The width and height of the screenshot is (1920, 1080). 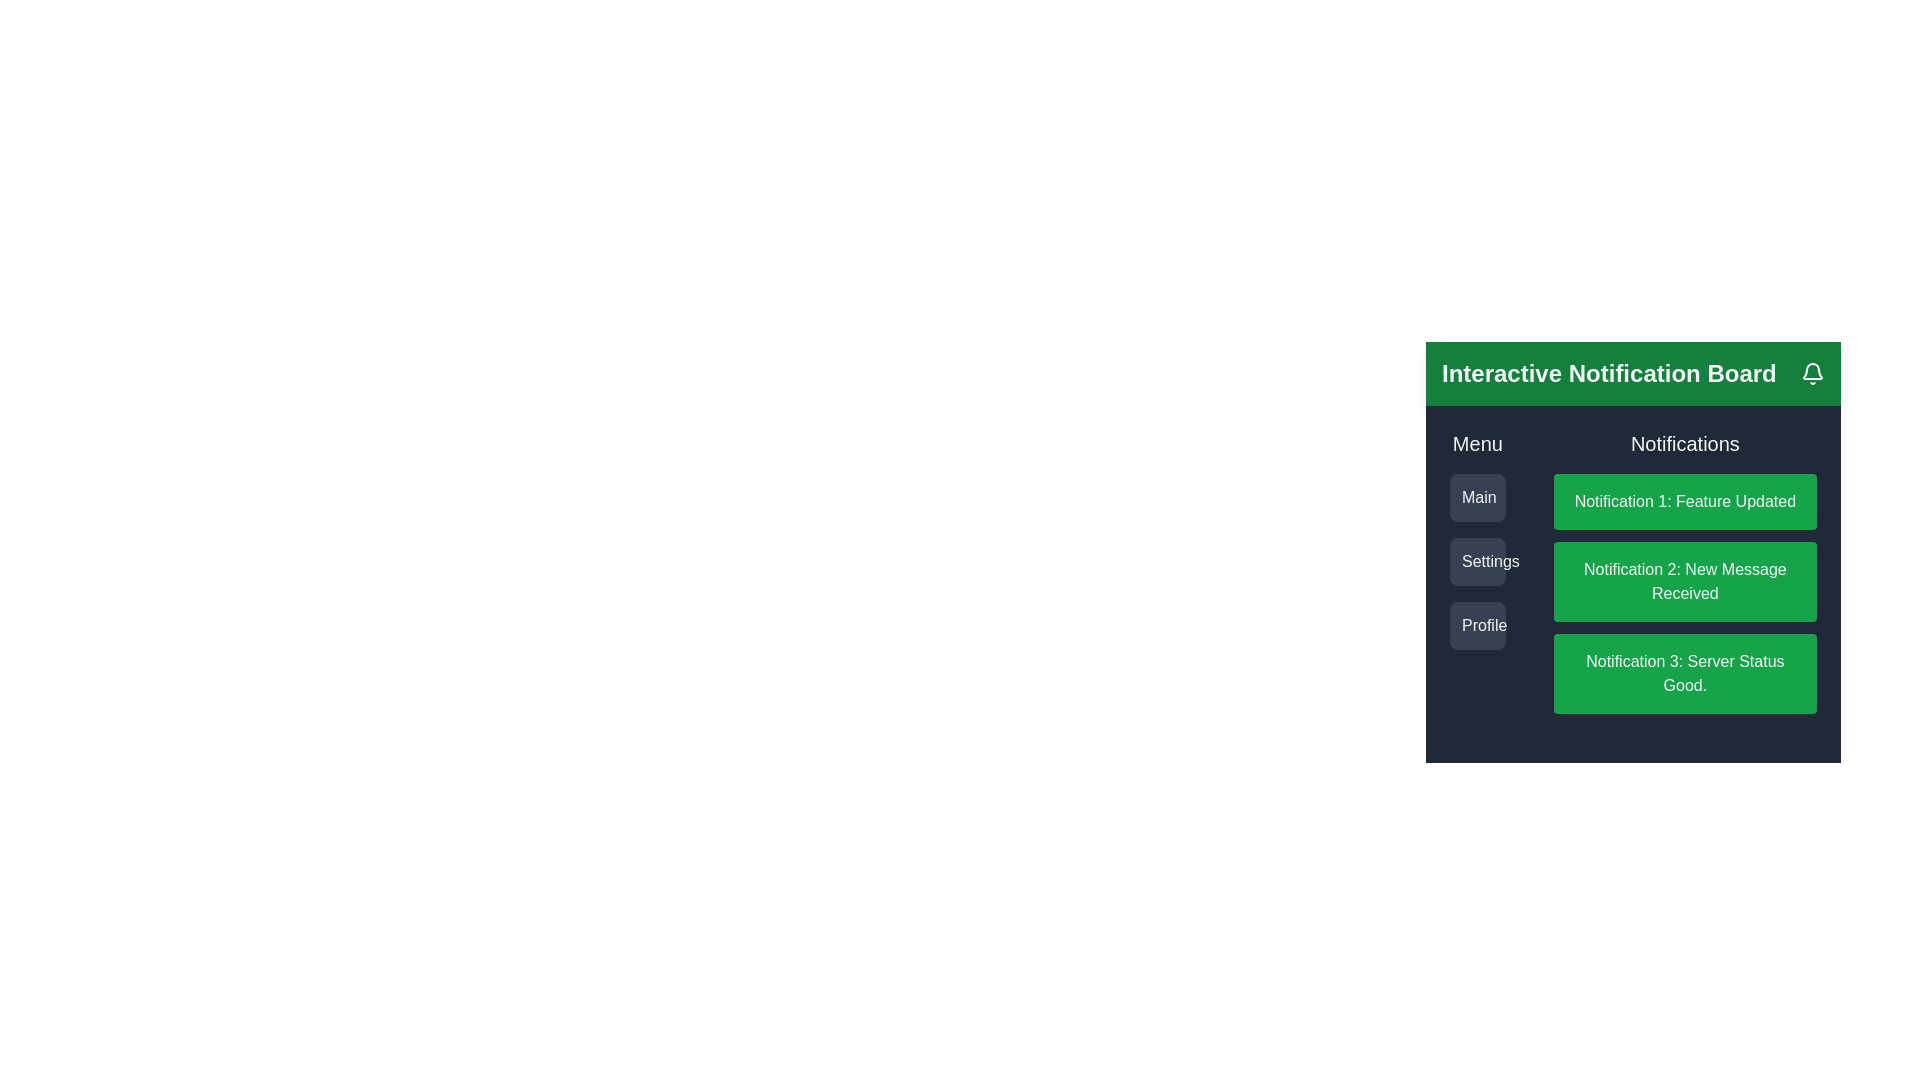 I want to click on the Static notification indicator button labeled 'Notification 2: New Message Received', which is the second button in the Notifications section, so click(x=1684, y=582).